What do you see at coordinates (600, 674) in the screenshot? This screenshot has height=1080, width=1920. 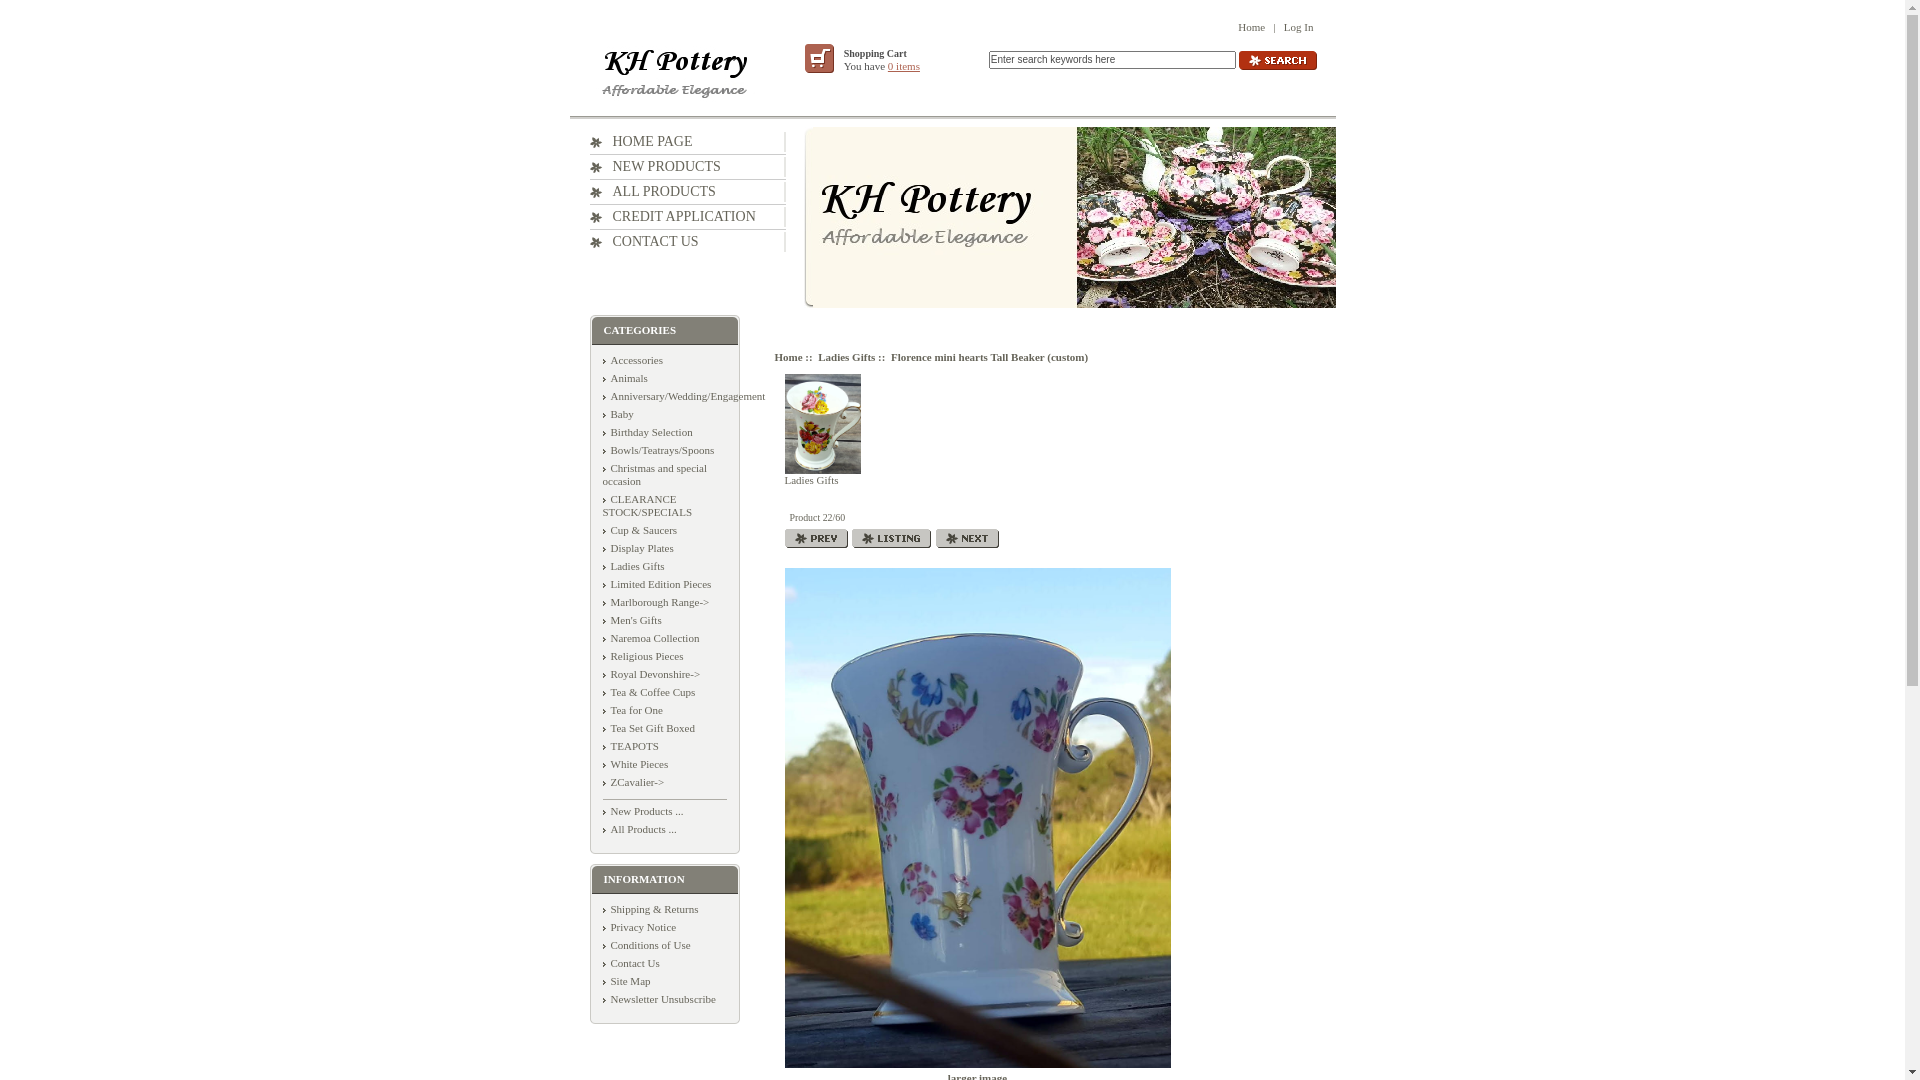 I see `'Royal Devonshire->'` at bounding box center [600, 674].